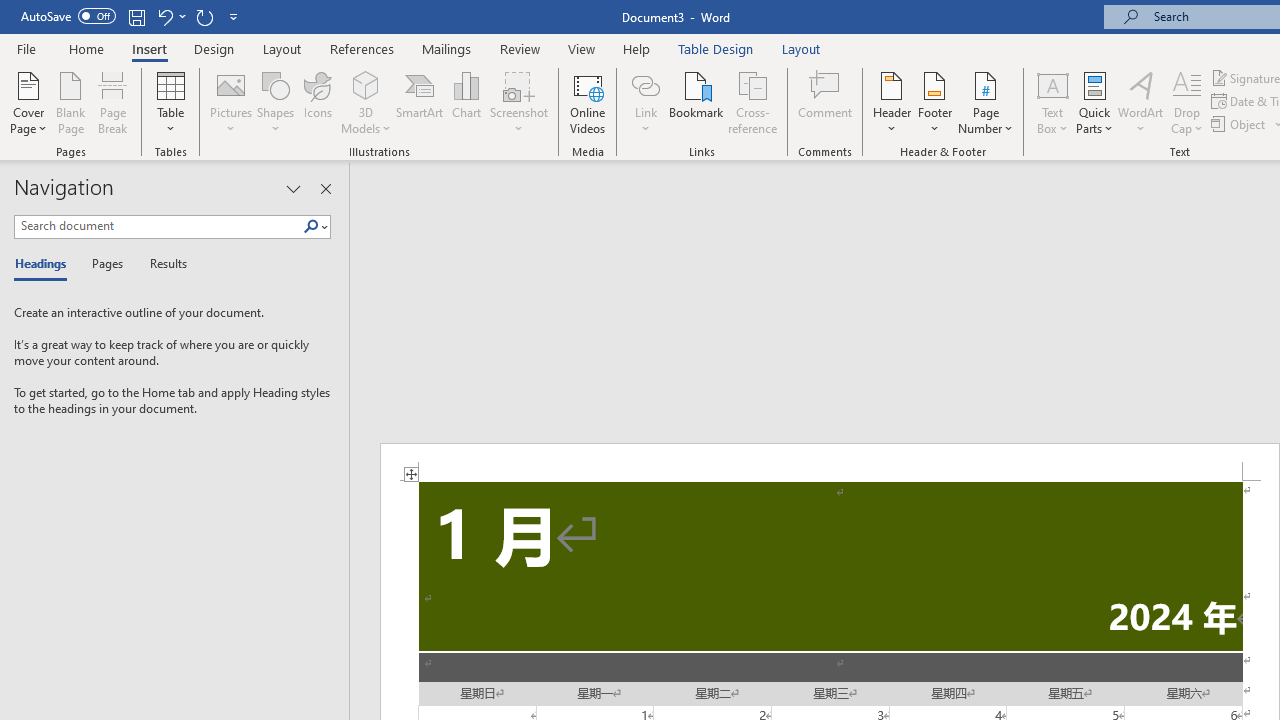 The width and height of the screenshot is (1280, 720). I want to click on 'Home', so click(85, 48).